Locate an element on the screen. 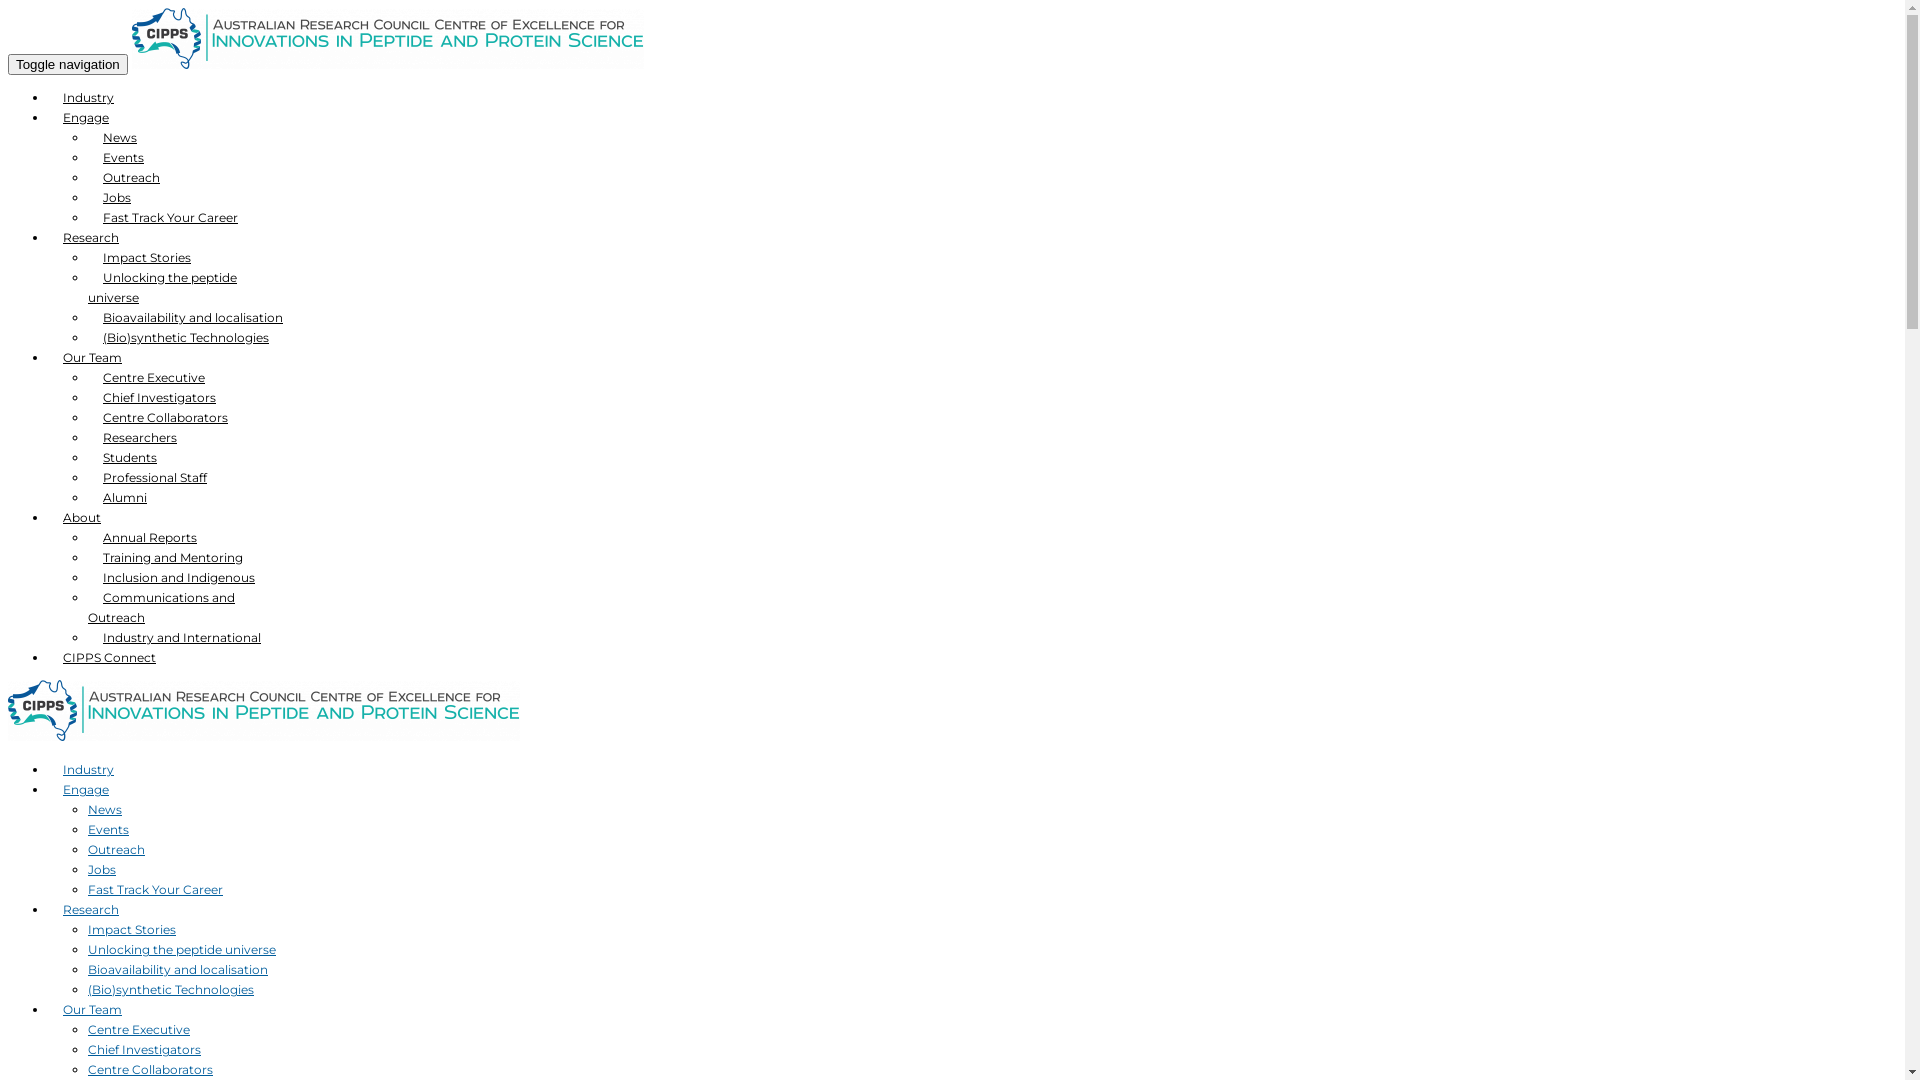 Image resolution: width=1920 pixels, height=1080 pixels. 'Professional Staff' is located at coordinates (86, 477).